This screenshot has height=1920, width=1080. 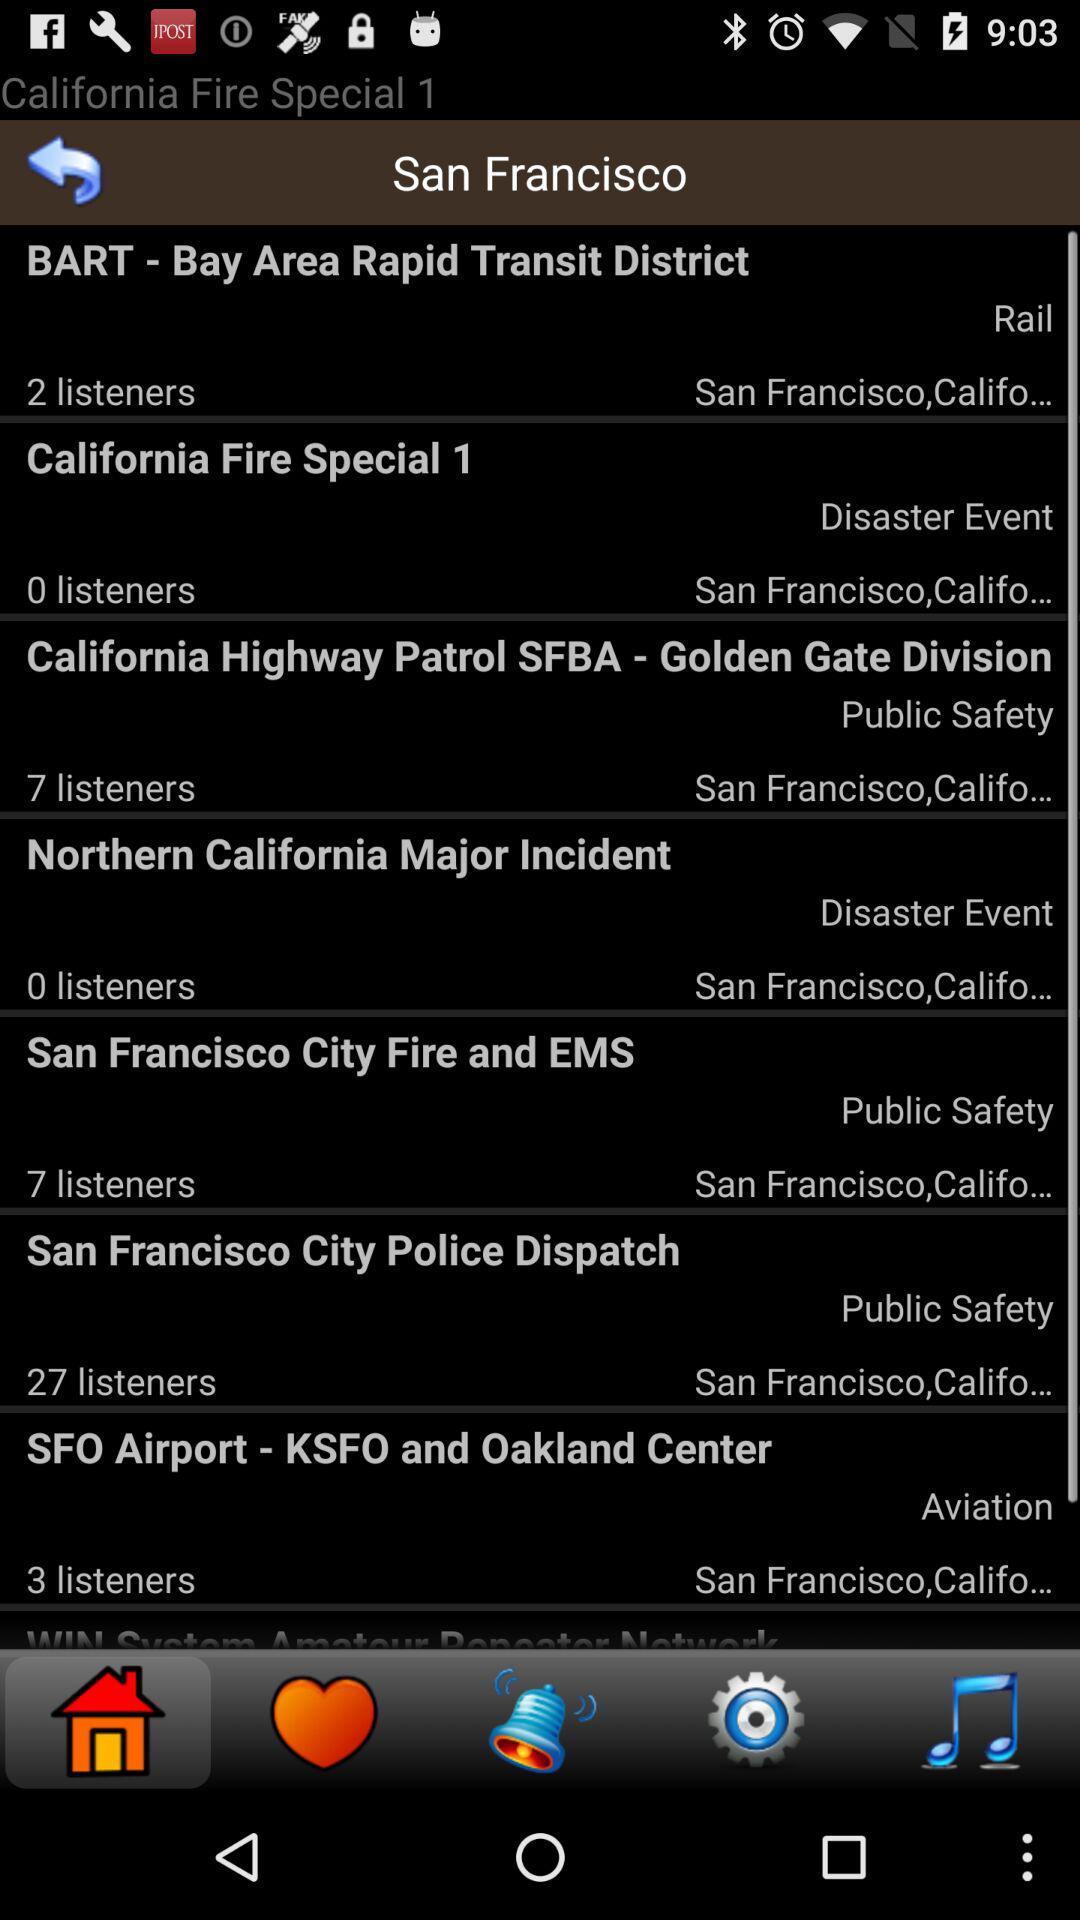 What do you see at coordinates (1023, 316) in the screenshot?
I see `the rail app` at bounding box center [1023, 316].